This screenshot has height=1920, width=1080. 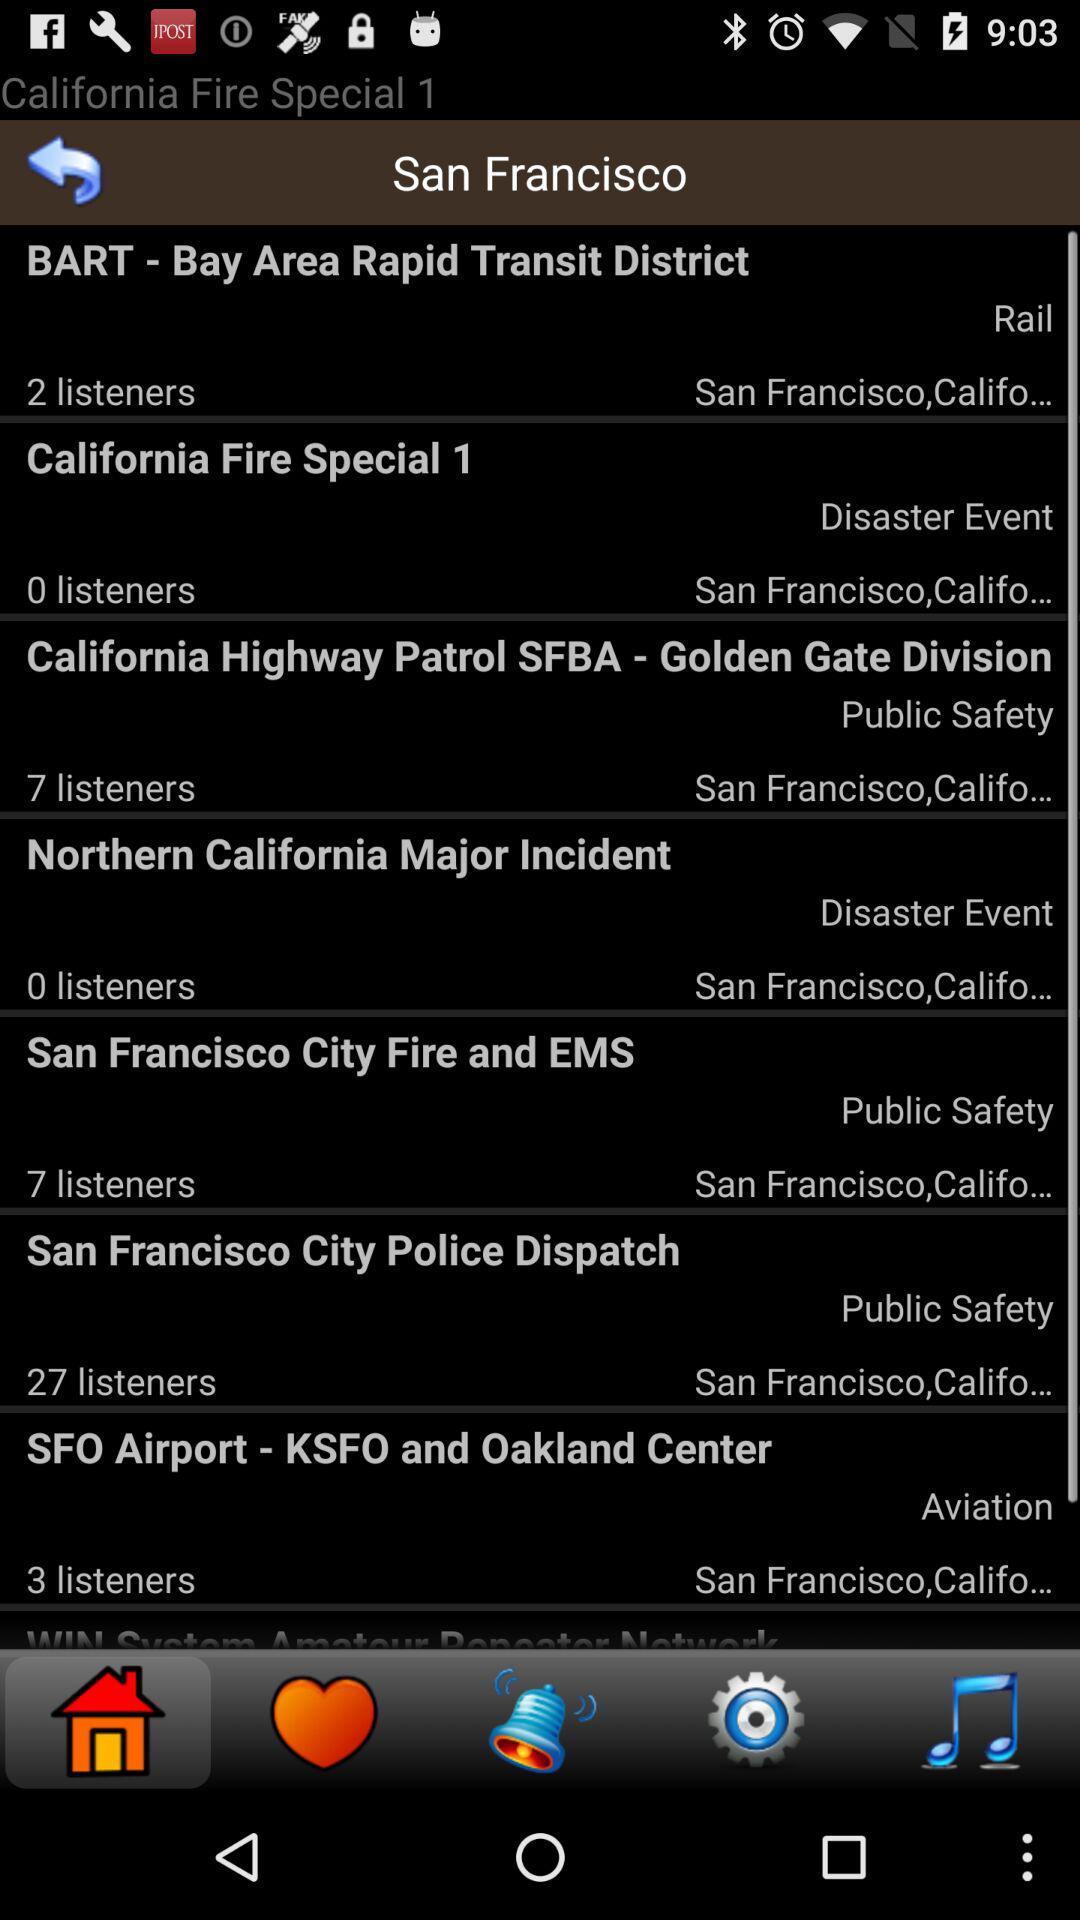 What do you see at coordinates (1023, 316) in the screenshot?
I see `the rail app` at bounding box center [1023, 316].